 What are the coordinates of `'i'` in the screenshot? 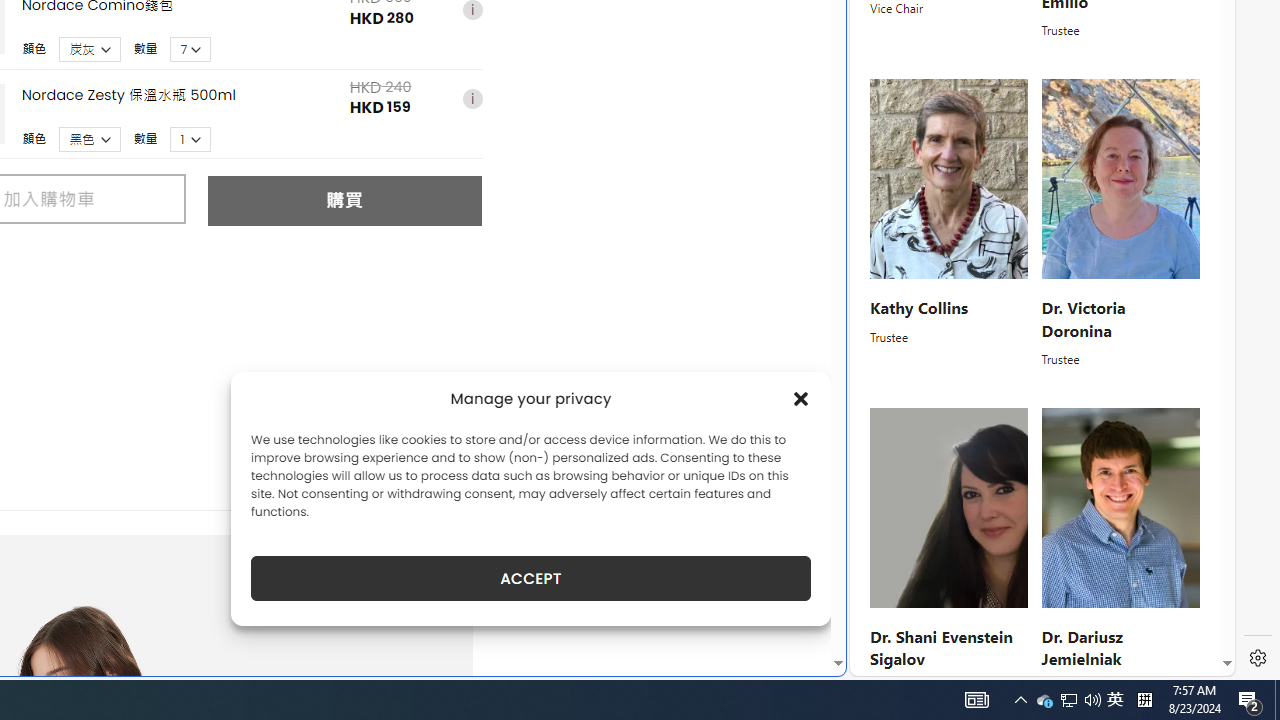 It's located at (471, 99).